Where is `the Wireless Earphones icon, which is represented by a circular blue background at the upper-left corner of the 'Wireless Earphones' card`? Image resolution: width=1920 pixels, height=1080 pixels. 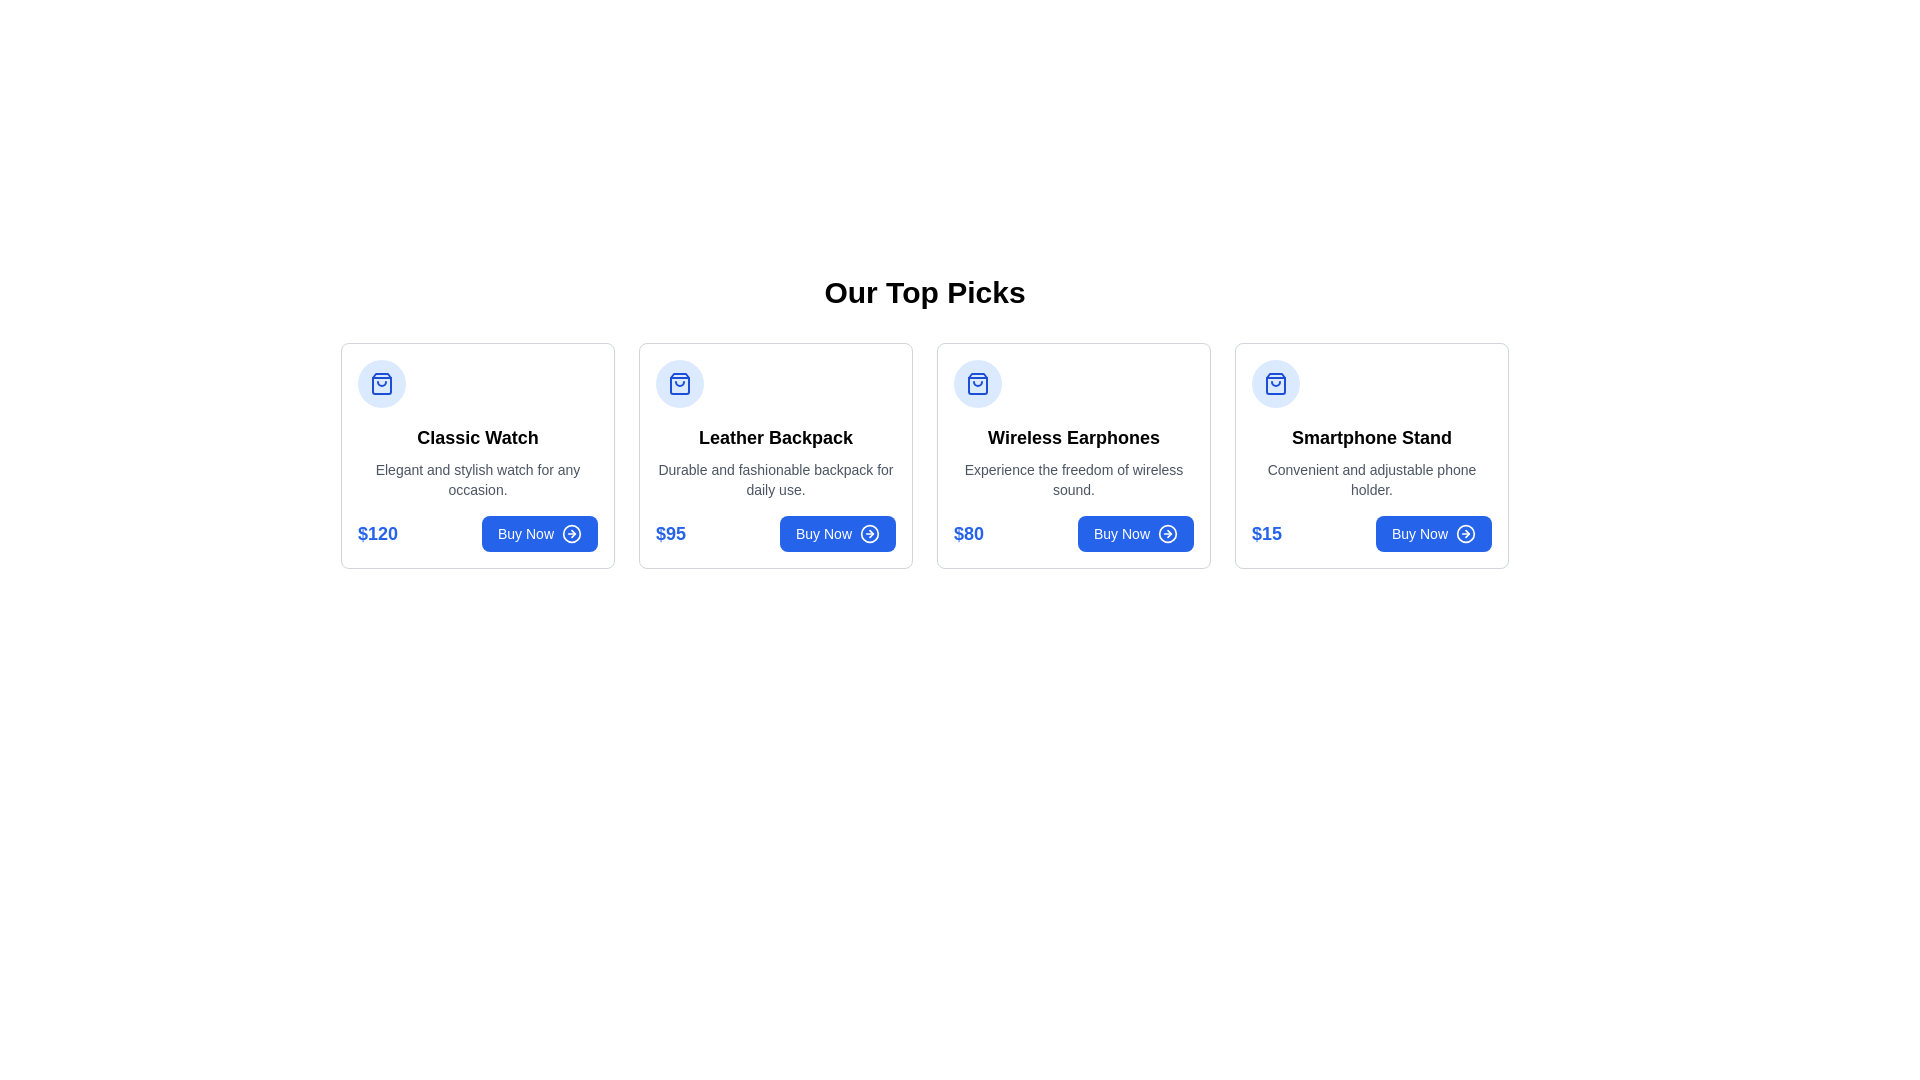
the Wireless Earphones icon, which is represented by a circular blue background at the upper-left corner of the 'Wireless Earphones' card is located at coordinates (978, 384).